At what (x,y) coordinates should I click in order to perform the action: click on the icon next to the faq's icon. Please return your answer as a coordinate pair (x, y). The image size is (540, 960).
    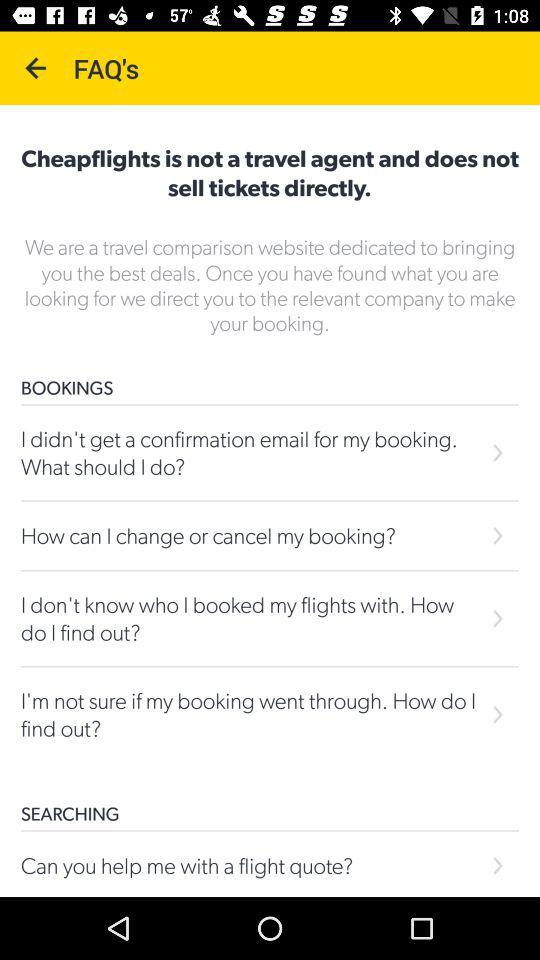
    Looking at the image, I should click on (36, 68).